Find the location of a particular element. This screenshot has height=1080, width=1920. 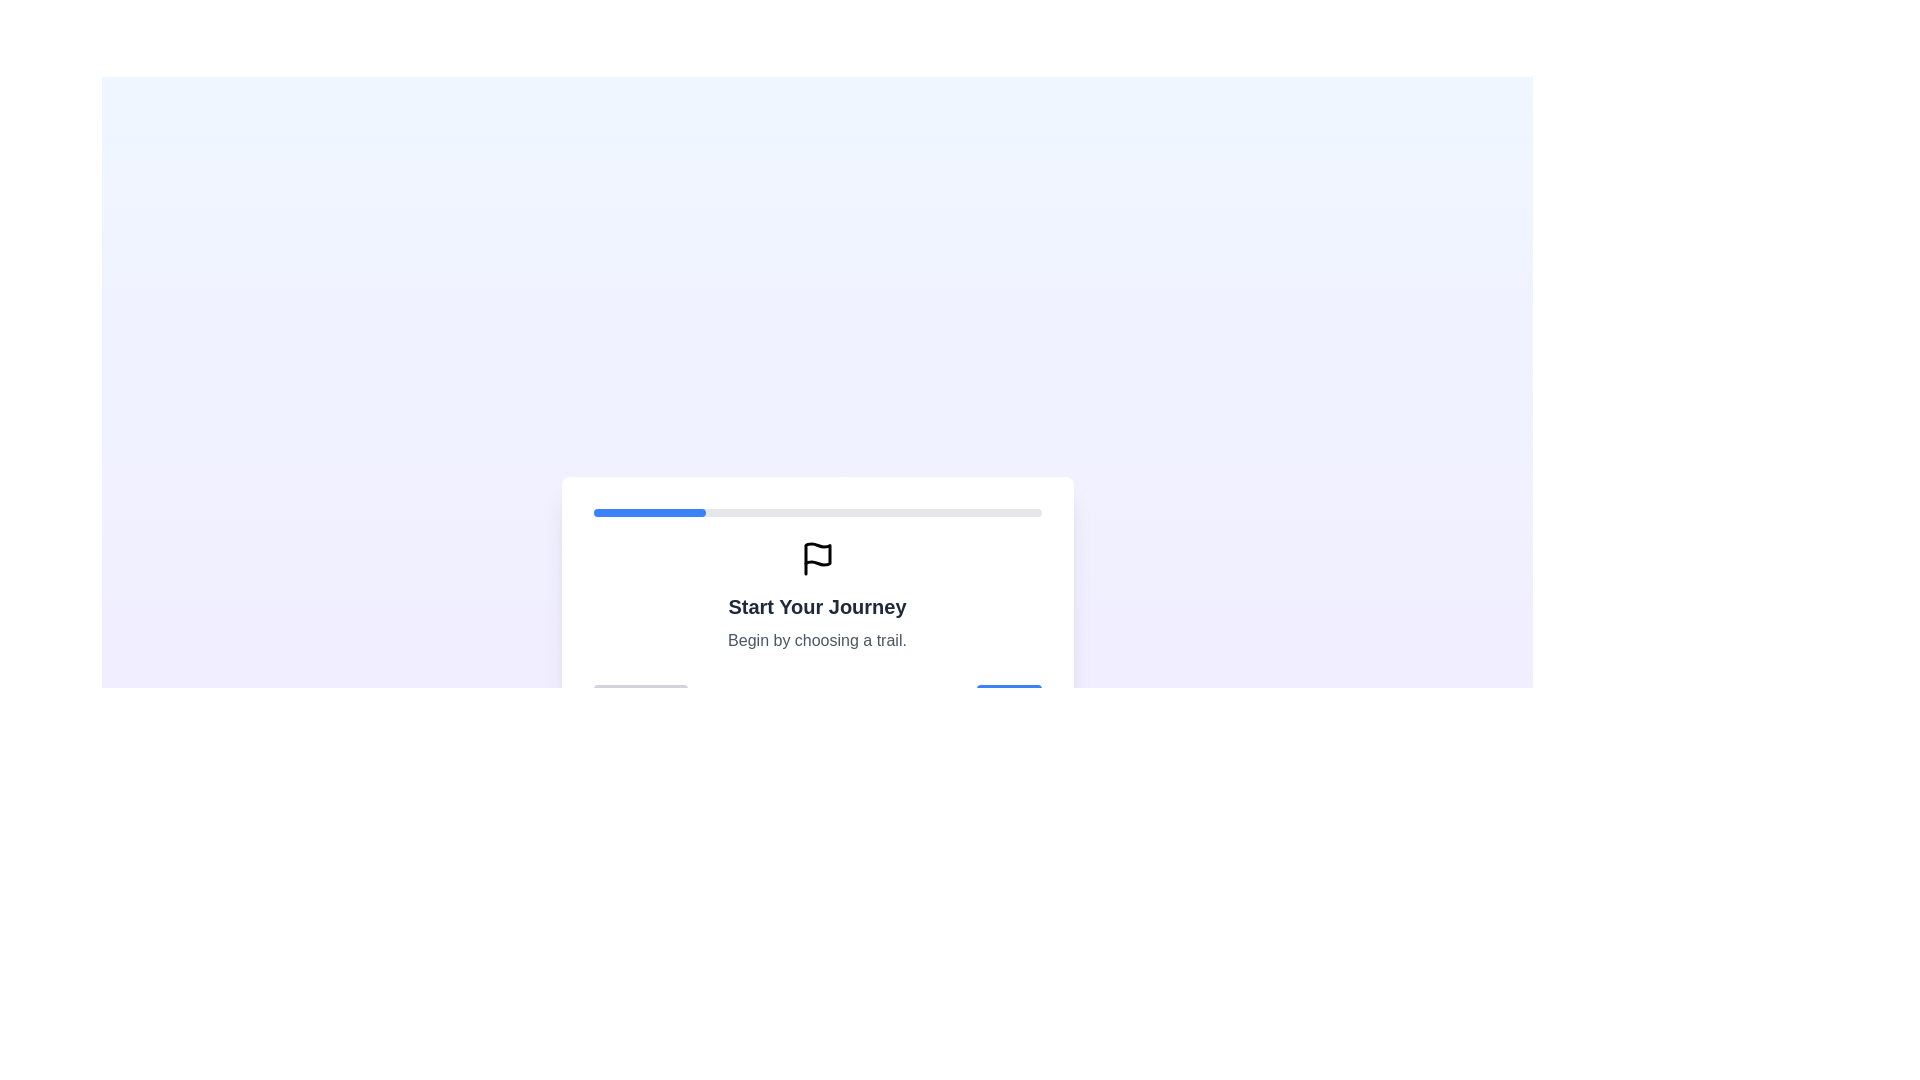

the text element reading 'Start Your Journey', which is prominently displayed in bold and larger dark gray font, located centrally above the text 'Begin by choosing a trail' is located at coordinates (817, 605).